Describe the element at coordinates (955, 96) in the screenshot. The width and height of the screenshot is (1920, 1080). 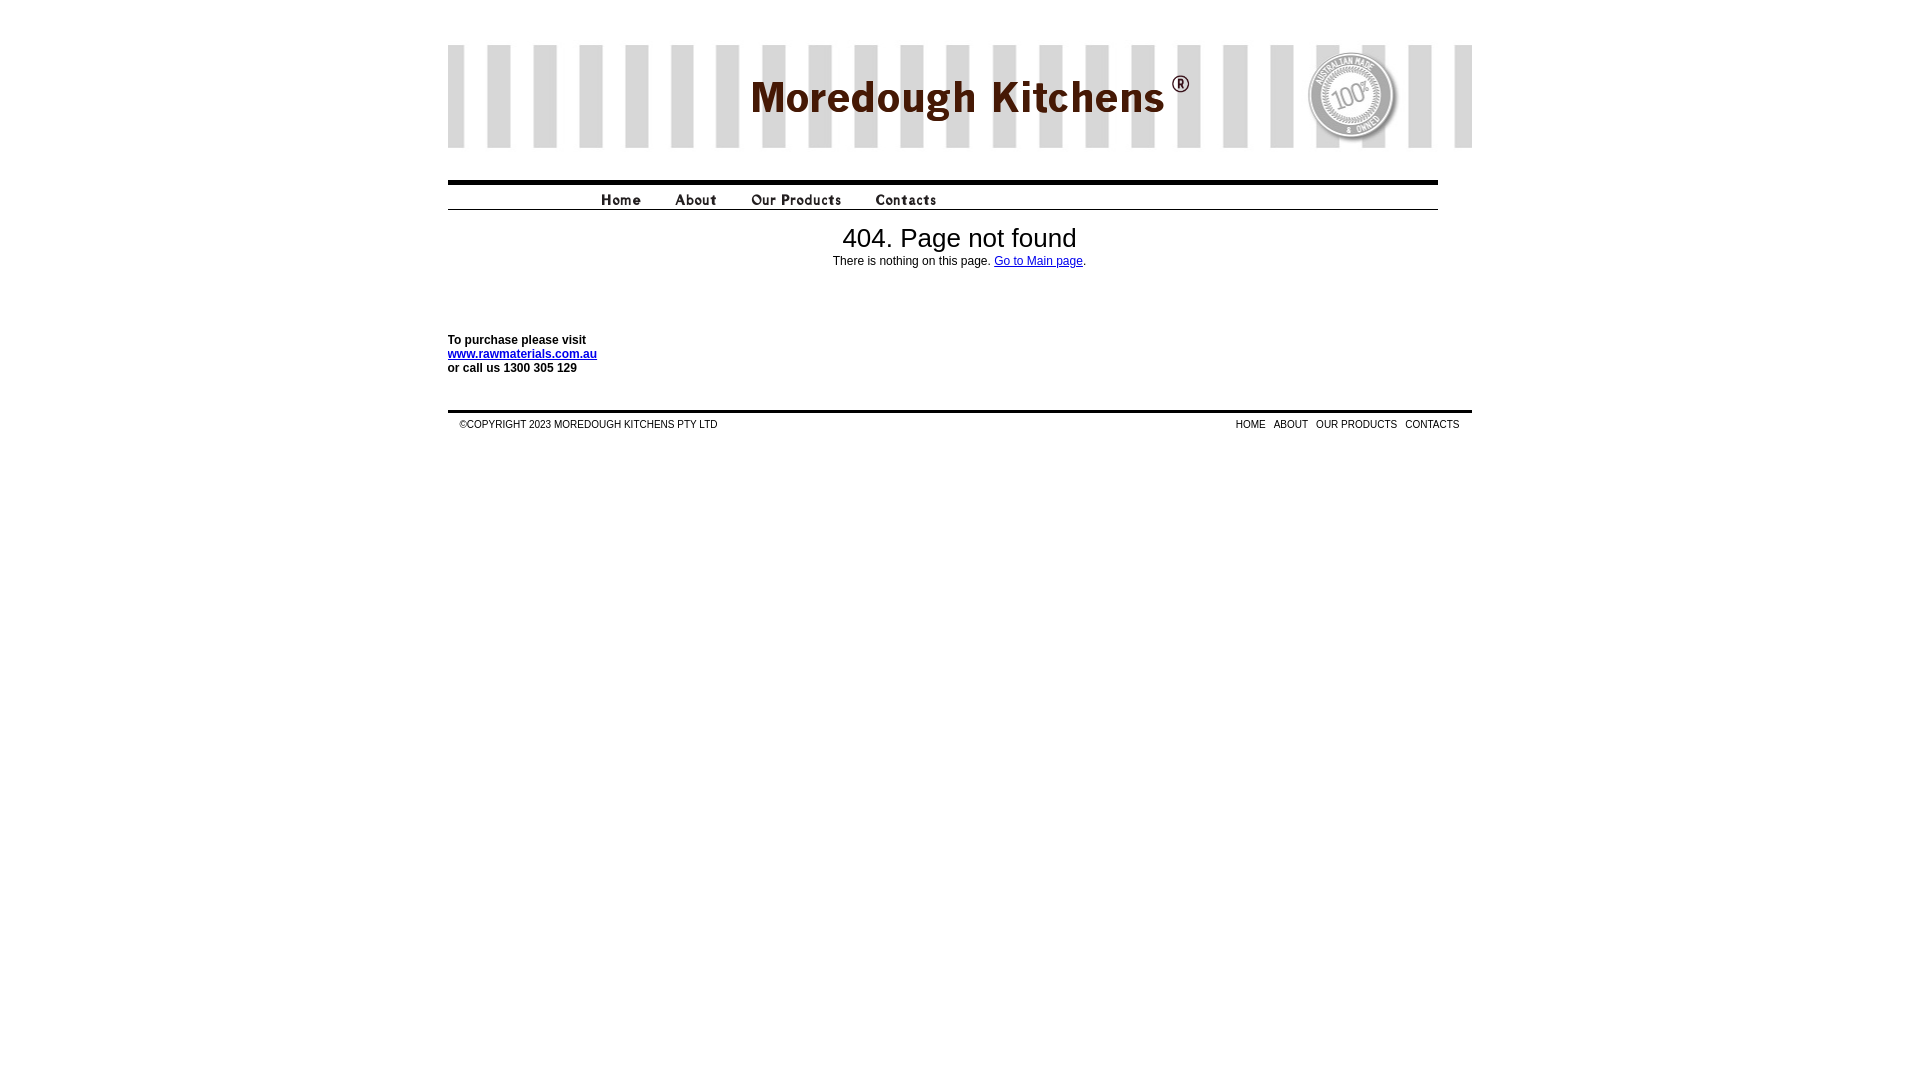
I see `'Moredough Kitchens'` at that location.